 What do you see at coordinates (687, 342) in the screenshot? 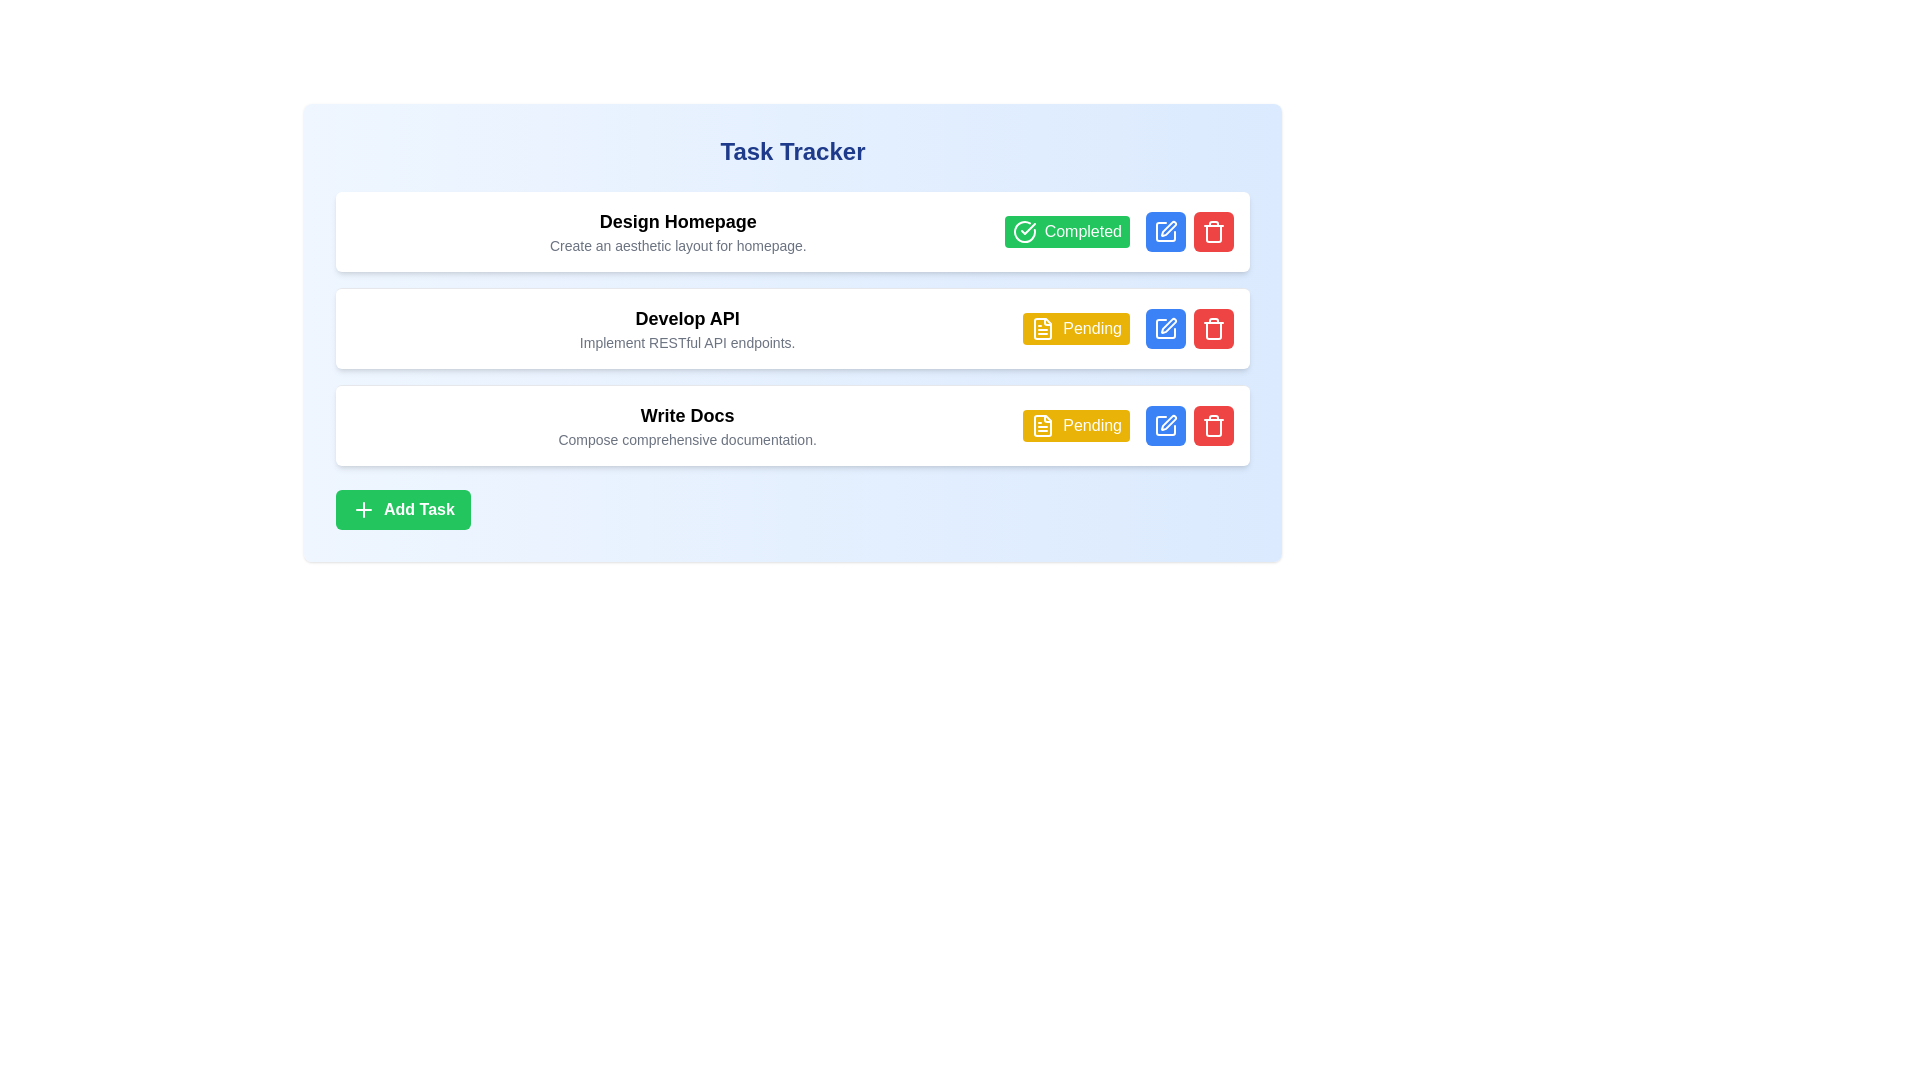
I see `the text label that reads 'Implement RESTful API endpoints.' which is styled in a small light-gray font and positioned below the bold 'Develop API' text in the middle task card` at bounding box center [687, 342].